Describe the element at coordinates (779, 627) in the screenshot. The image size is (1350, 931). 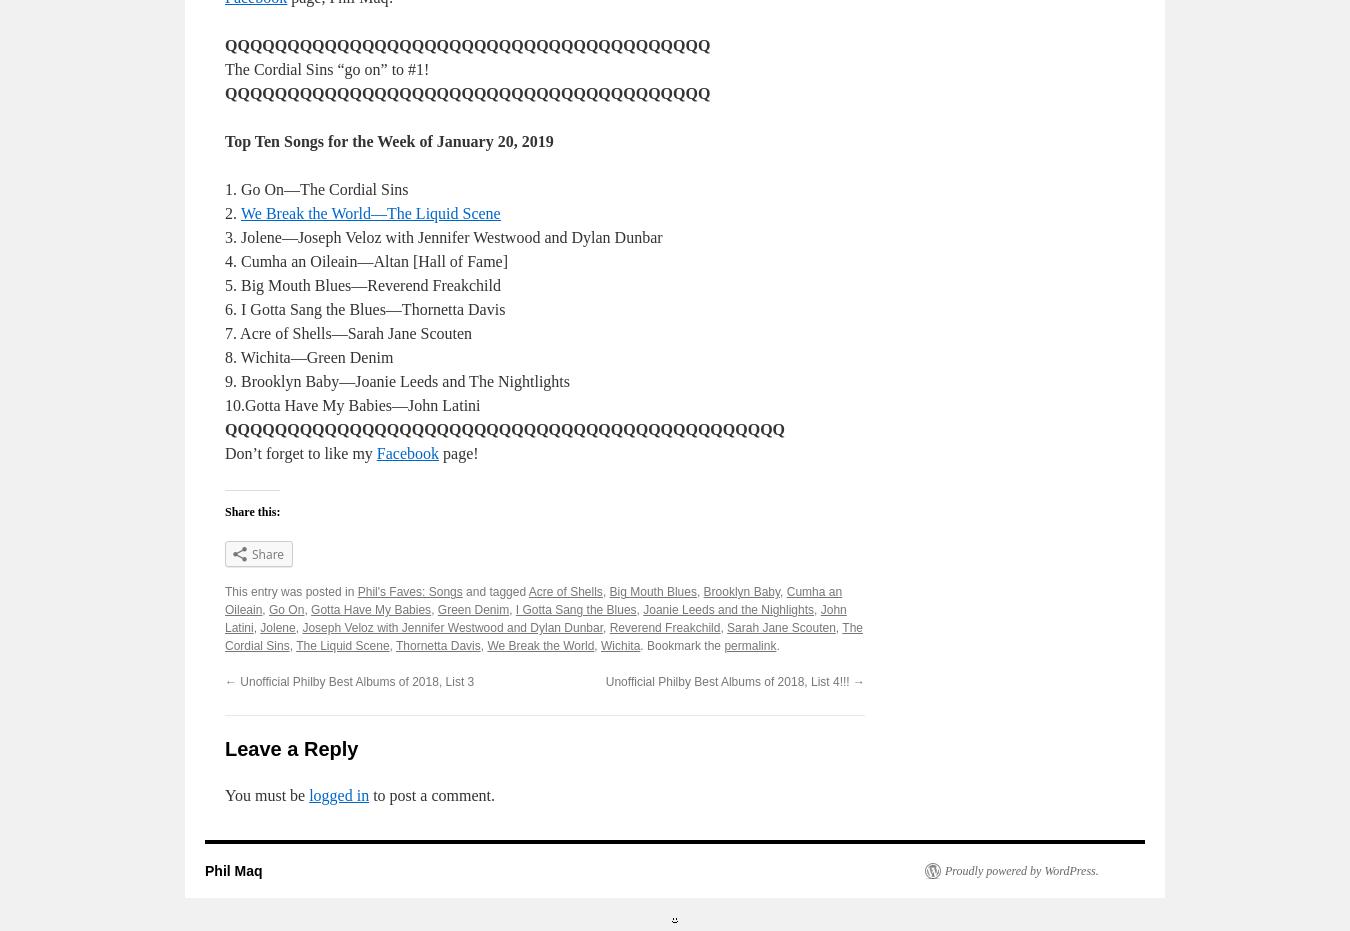
I see `'Sarah Jane Scouten'` at that location.